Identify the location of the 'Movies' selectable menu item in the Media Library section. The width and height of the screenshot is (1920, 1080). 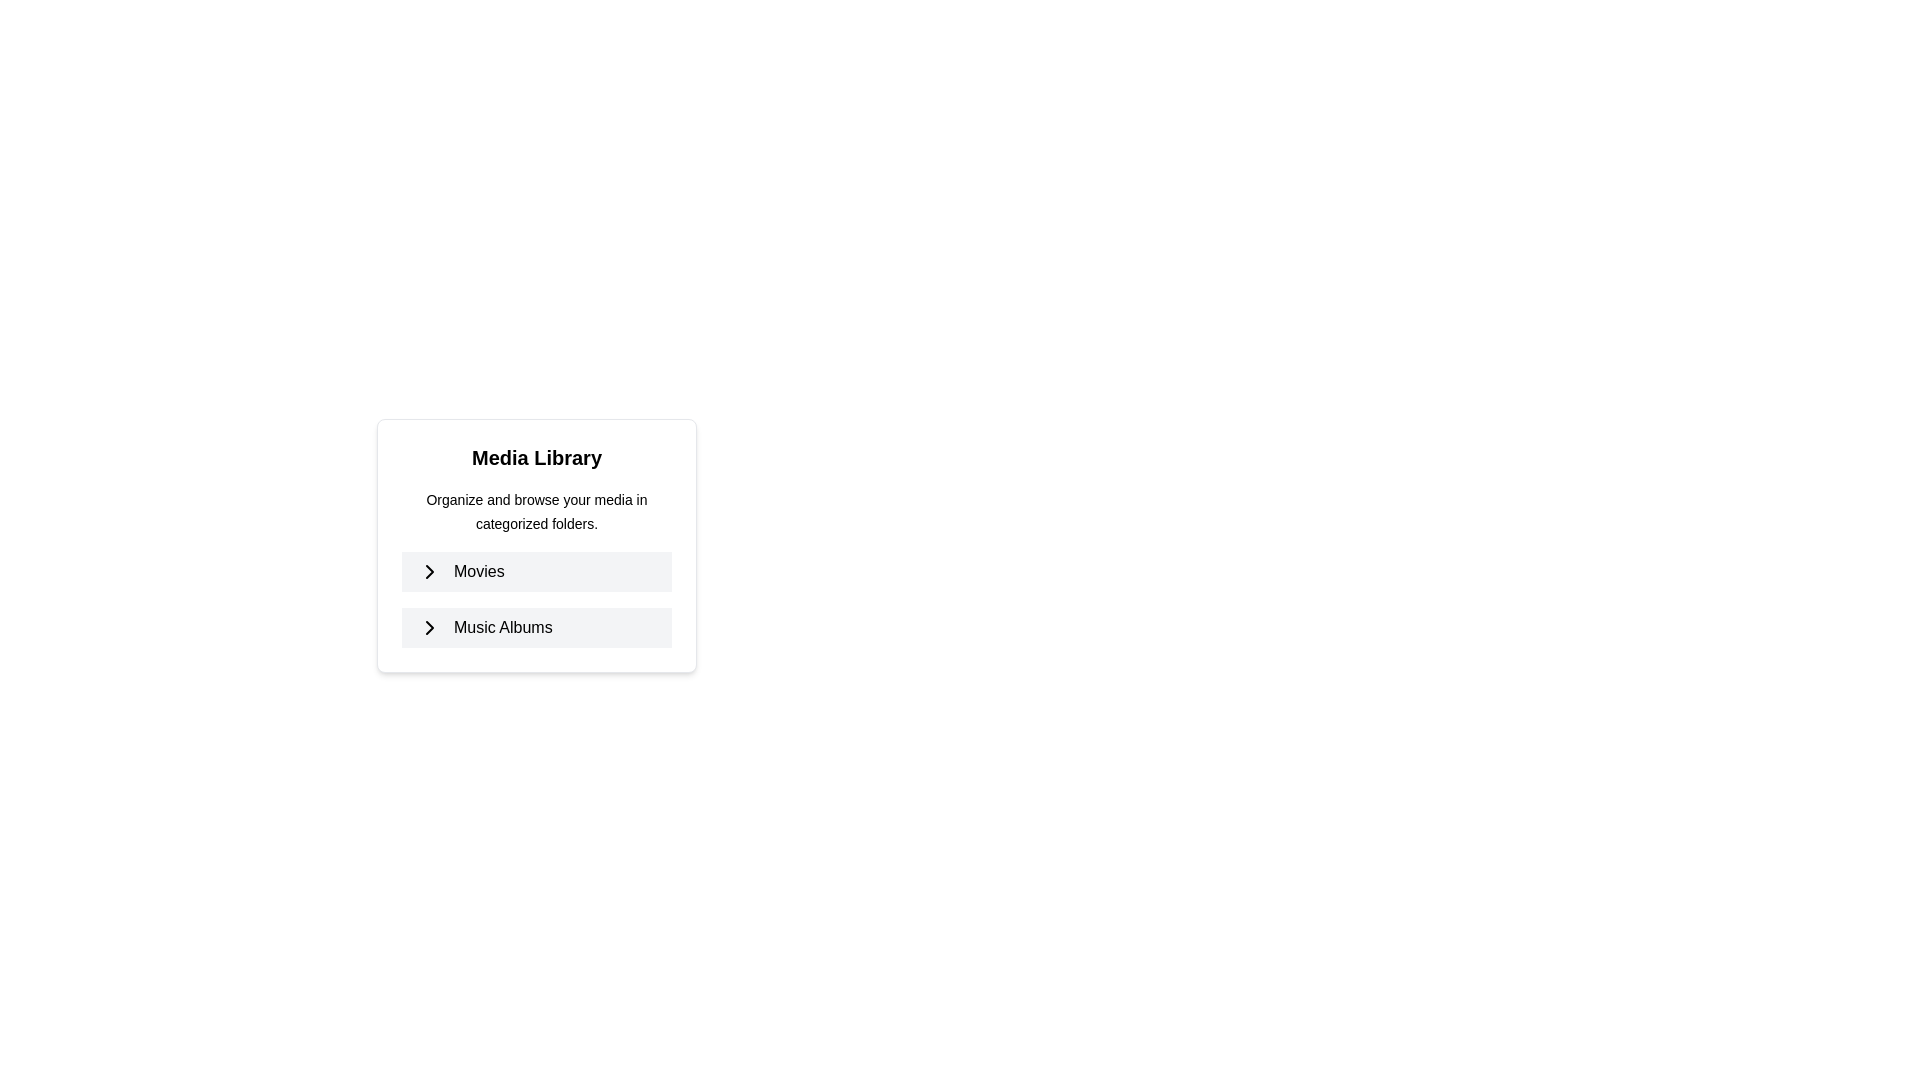
(537, 571).